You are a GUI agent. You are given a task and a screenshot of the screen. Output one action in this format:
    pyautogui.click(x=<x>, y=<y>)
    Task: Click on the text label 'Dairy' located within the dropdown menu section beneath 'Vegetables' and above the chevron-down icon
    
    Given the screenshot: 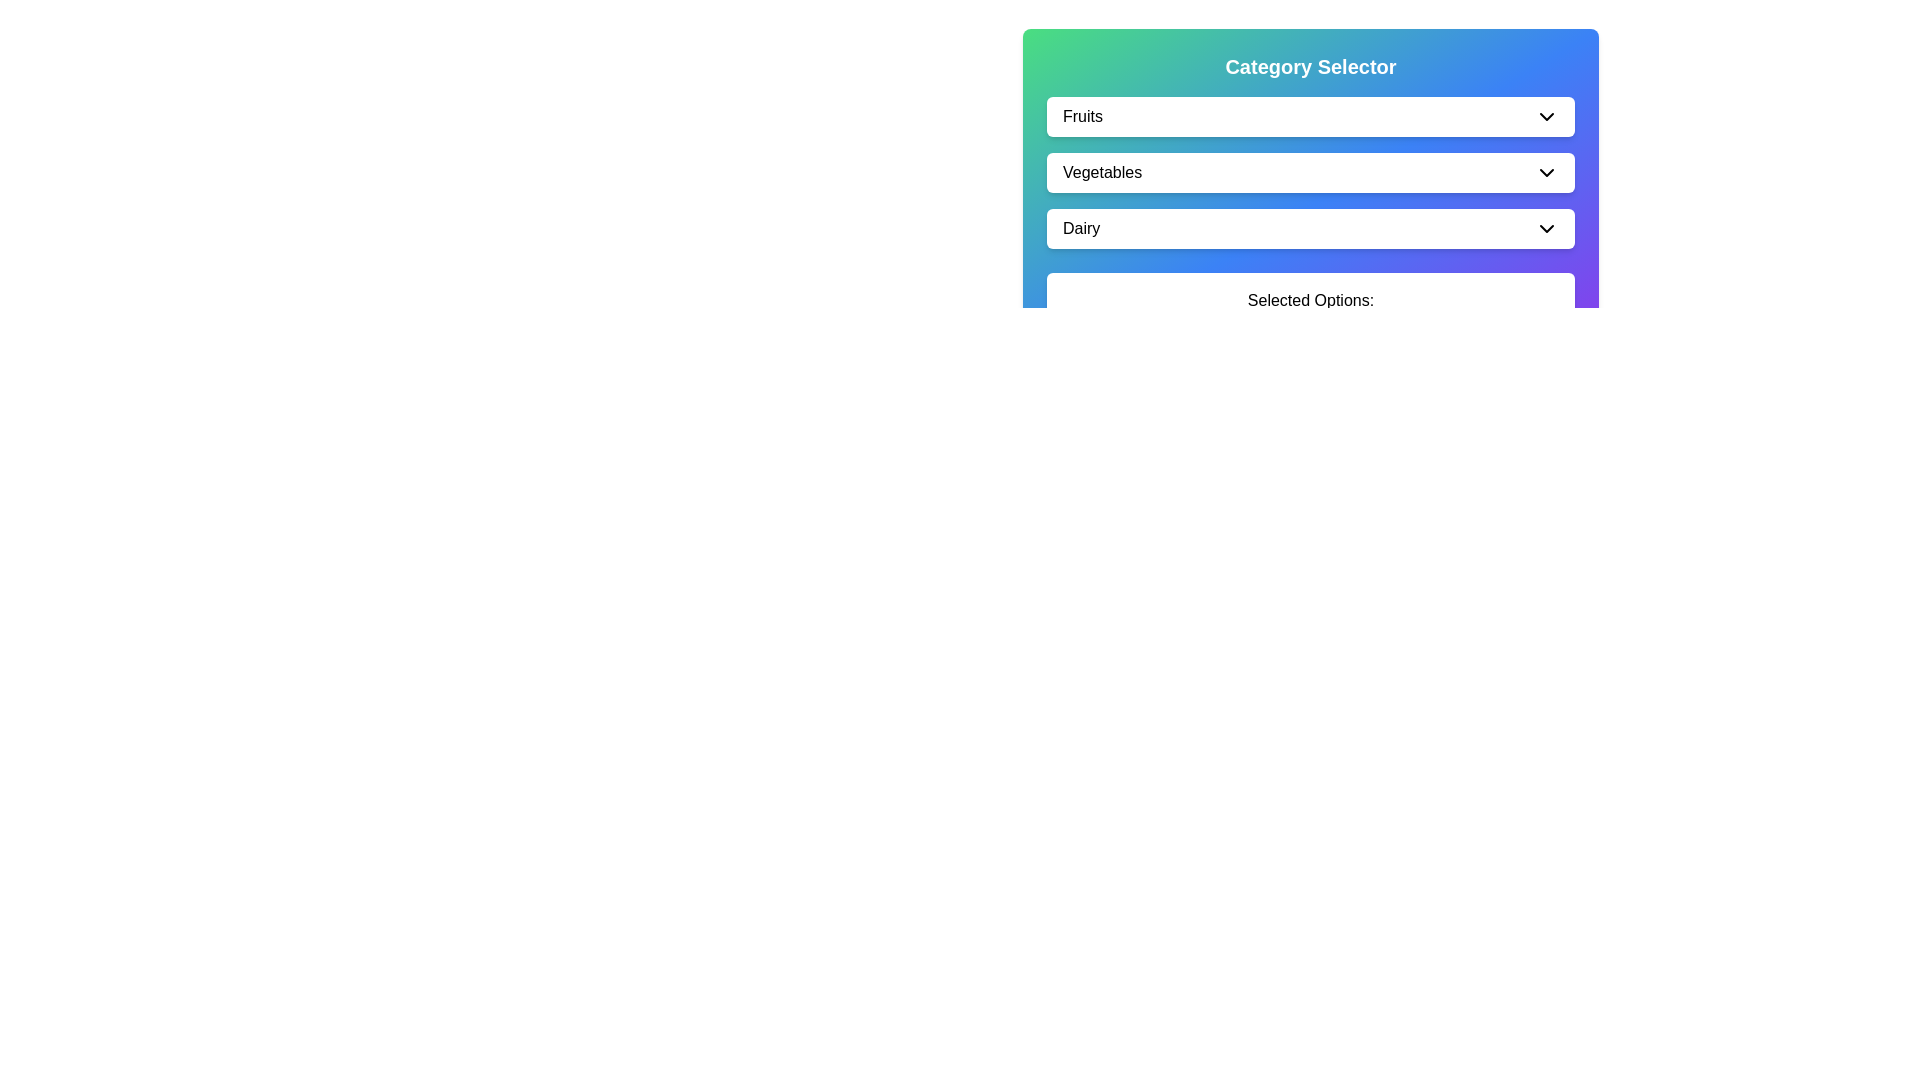 What is the action you would take?
    pyautogui.click(x=1080, y=227)
    